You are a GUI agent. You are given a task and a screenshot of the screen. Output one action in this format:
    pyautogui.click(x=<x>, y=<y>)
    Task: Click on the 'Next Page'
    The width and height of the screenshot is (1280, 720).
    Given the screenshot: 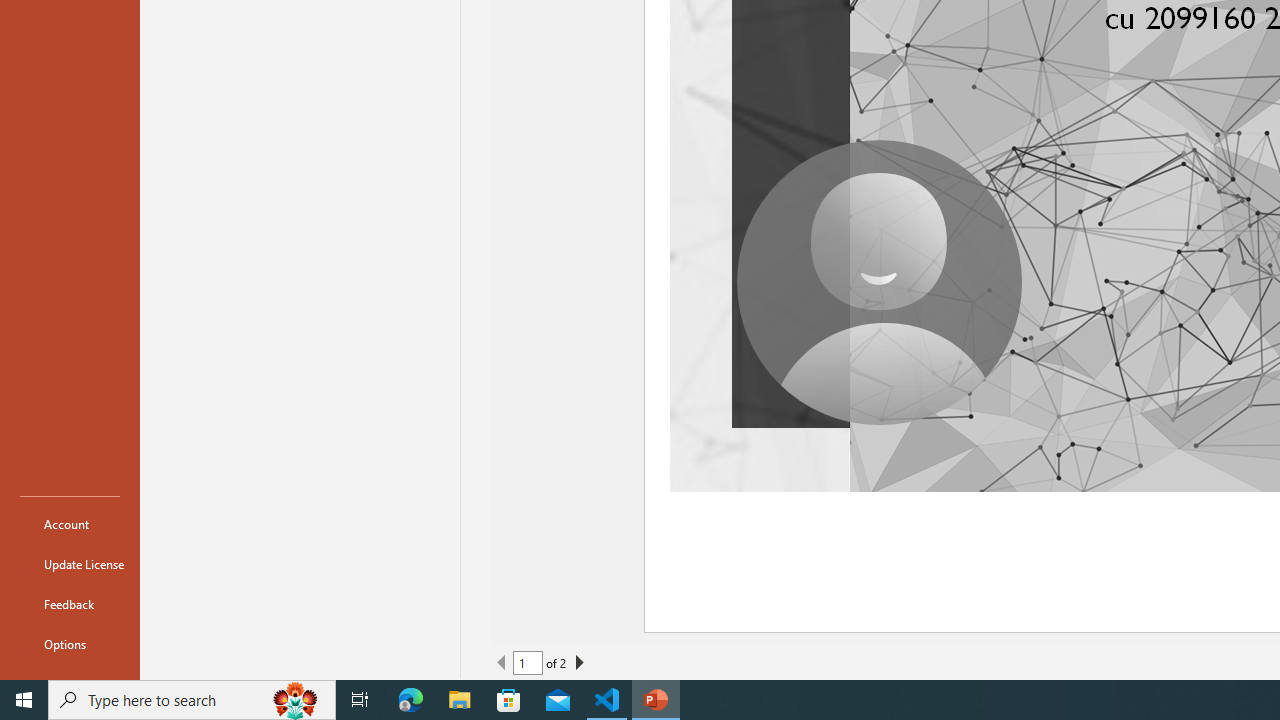 What is the action you would take?
    pyautogui.click(x=578, y=663)
    